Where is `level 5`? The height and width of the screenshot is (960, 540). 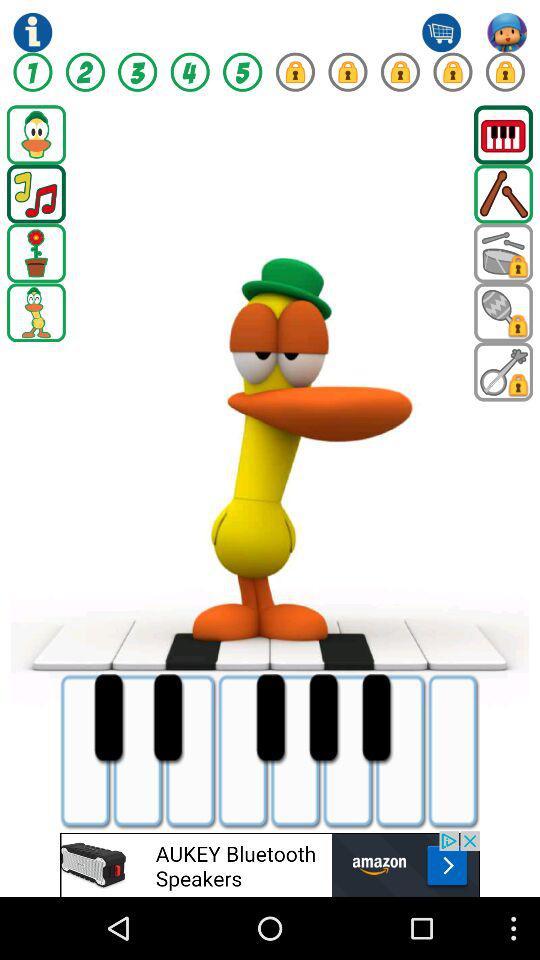 level 5 is located at coordinates (242, 72).